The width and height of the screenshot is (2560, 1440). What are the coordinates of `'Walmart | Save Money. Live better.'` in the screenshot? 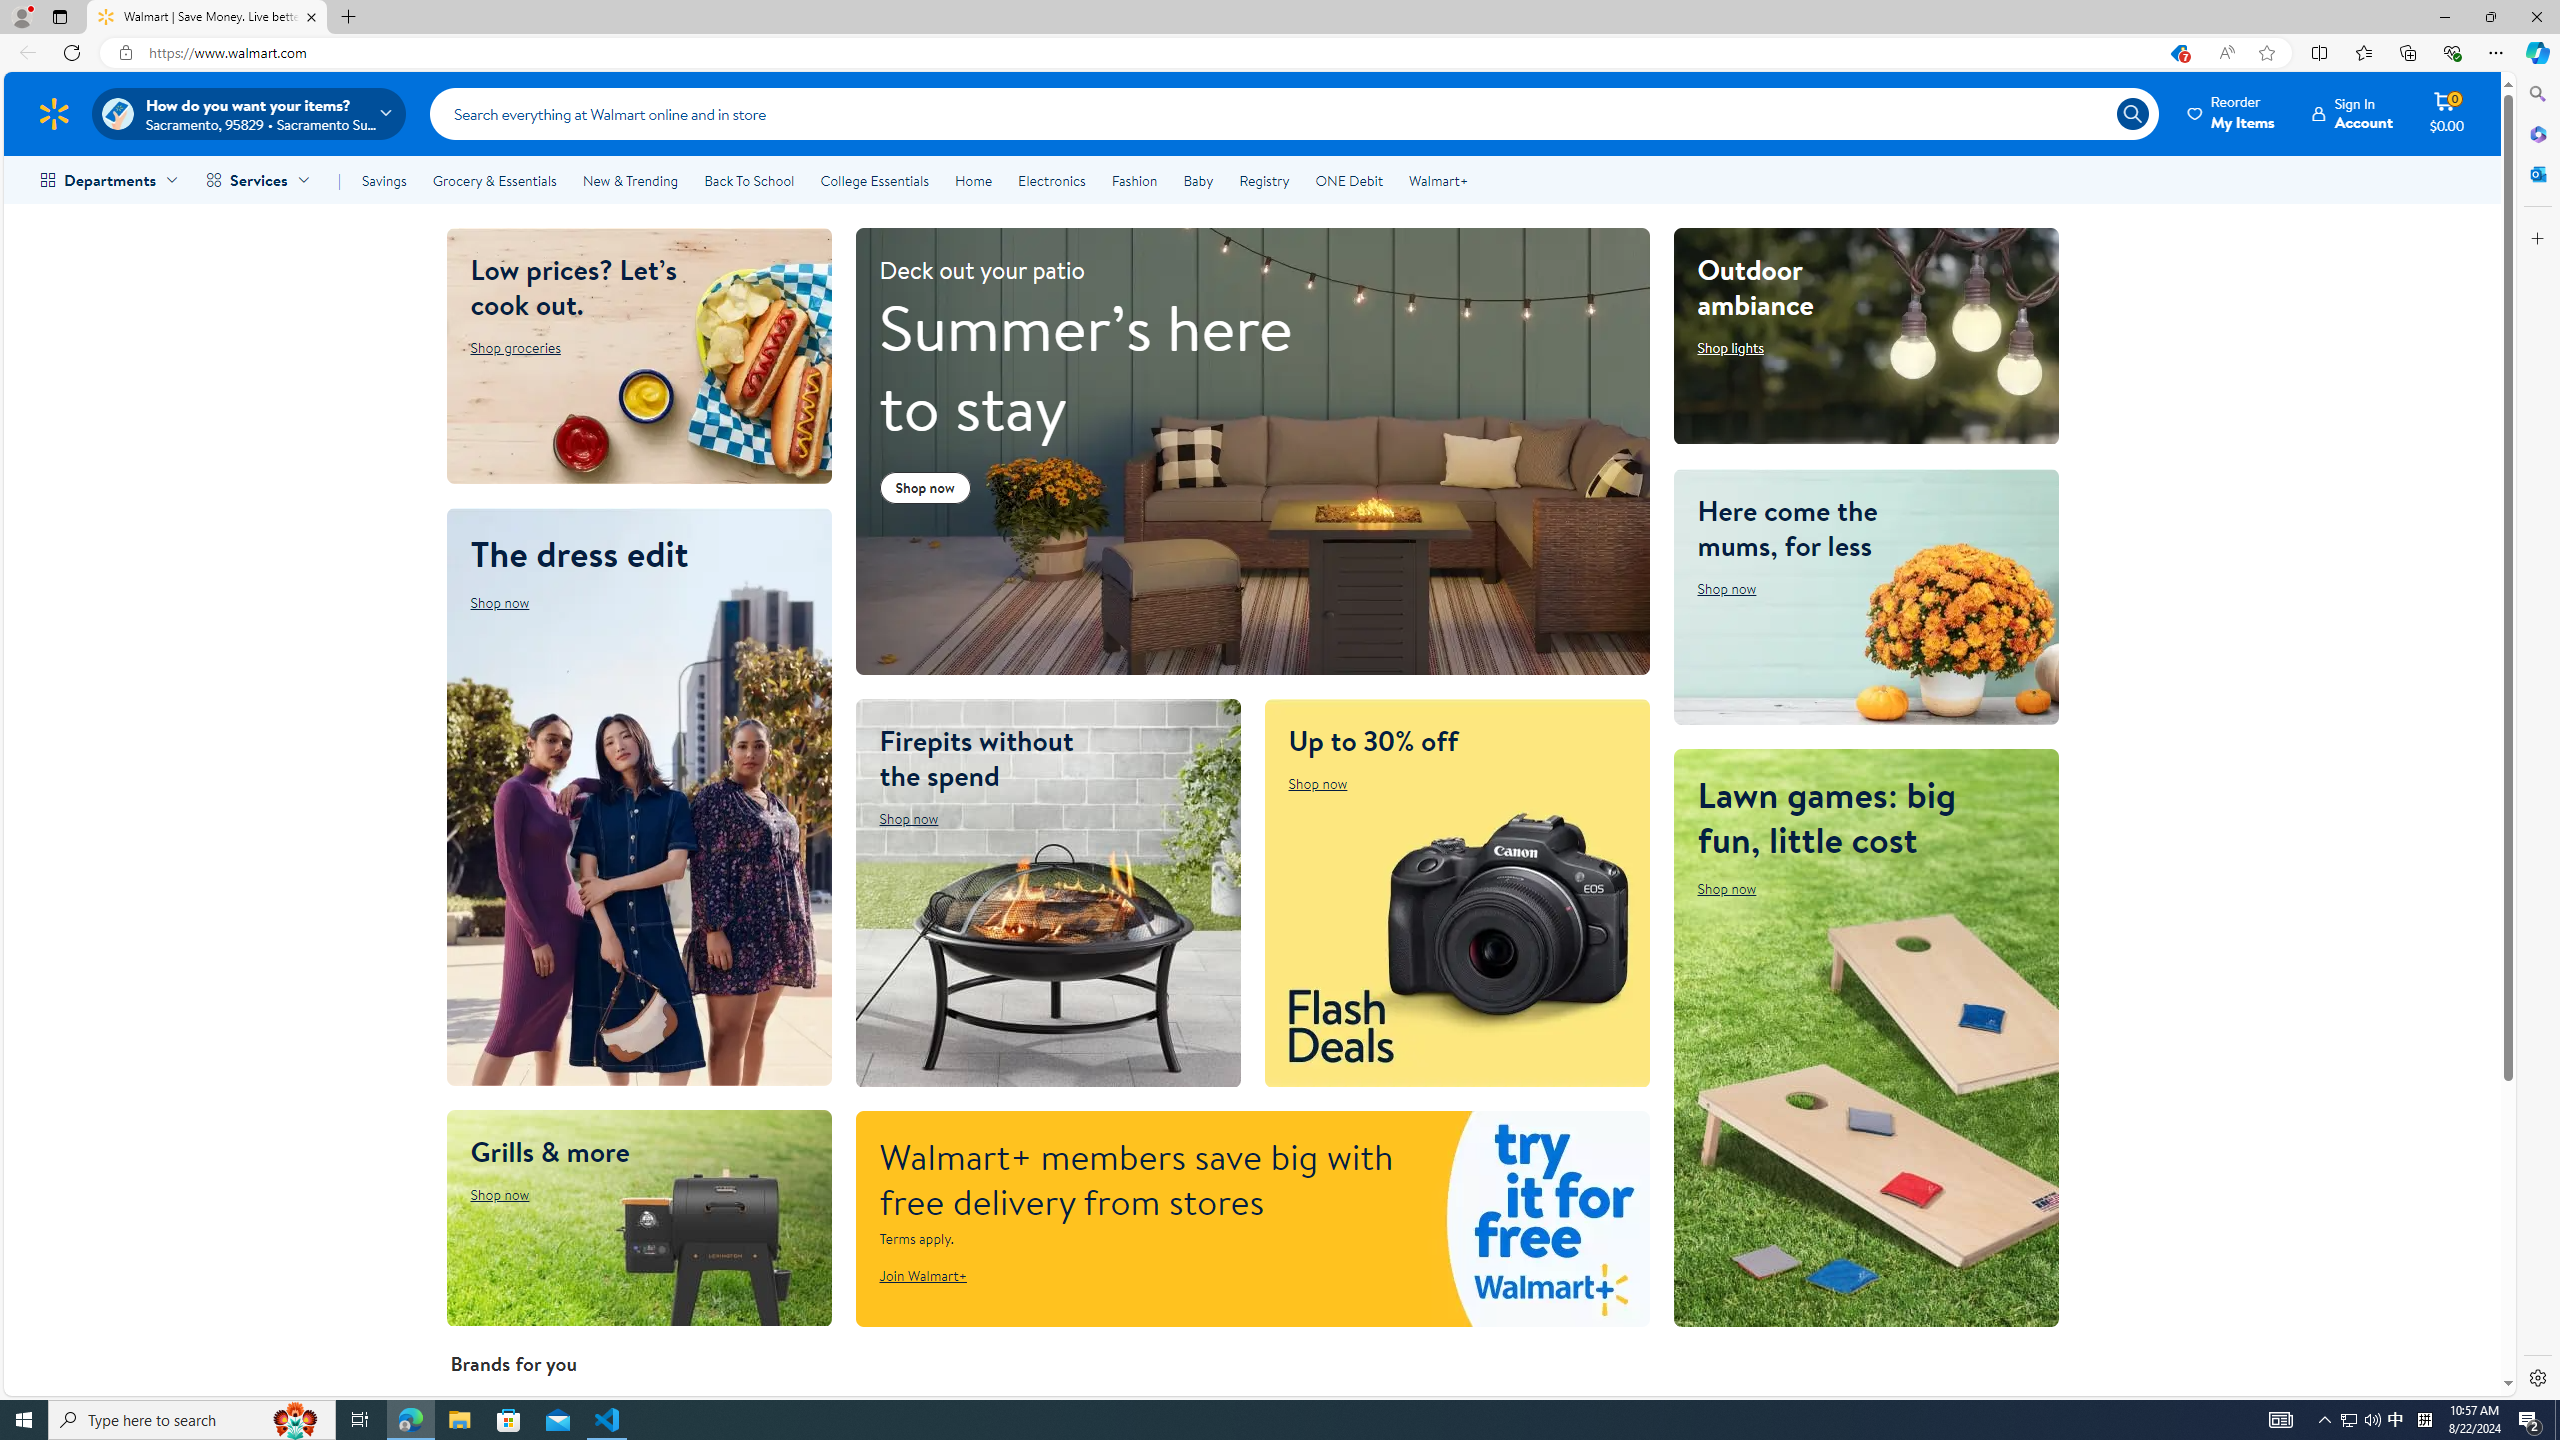 It's located at (207, 16).